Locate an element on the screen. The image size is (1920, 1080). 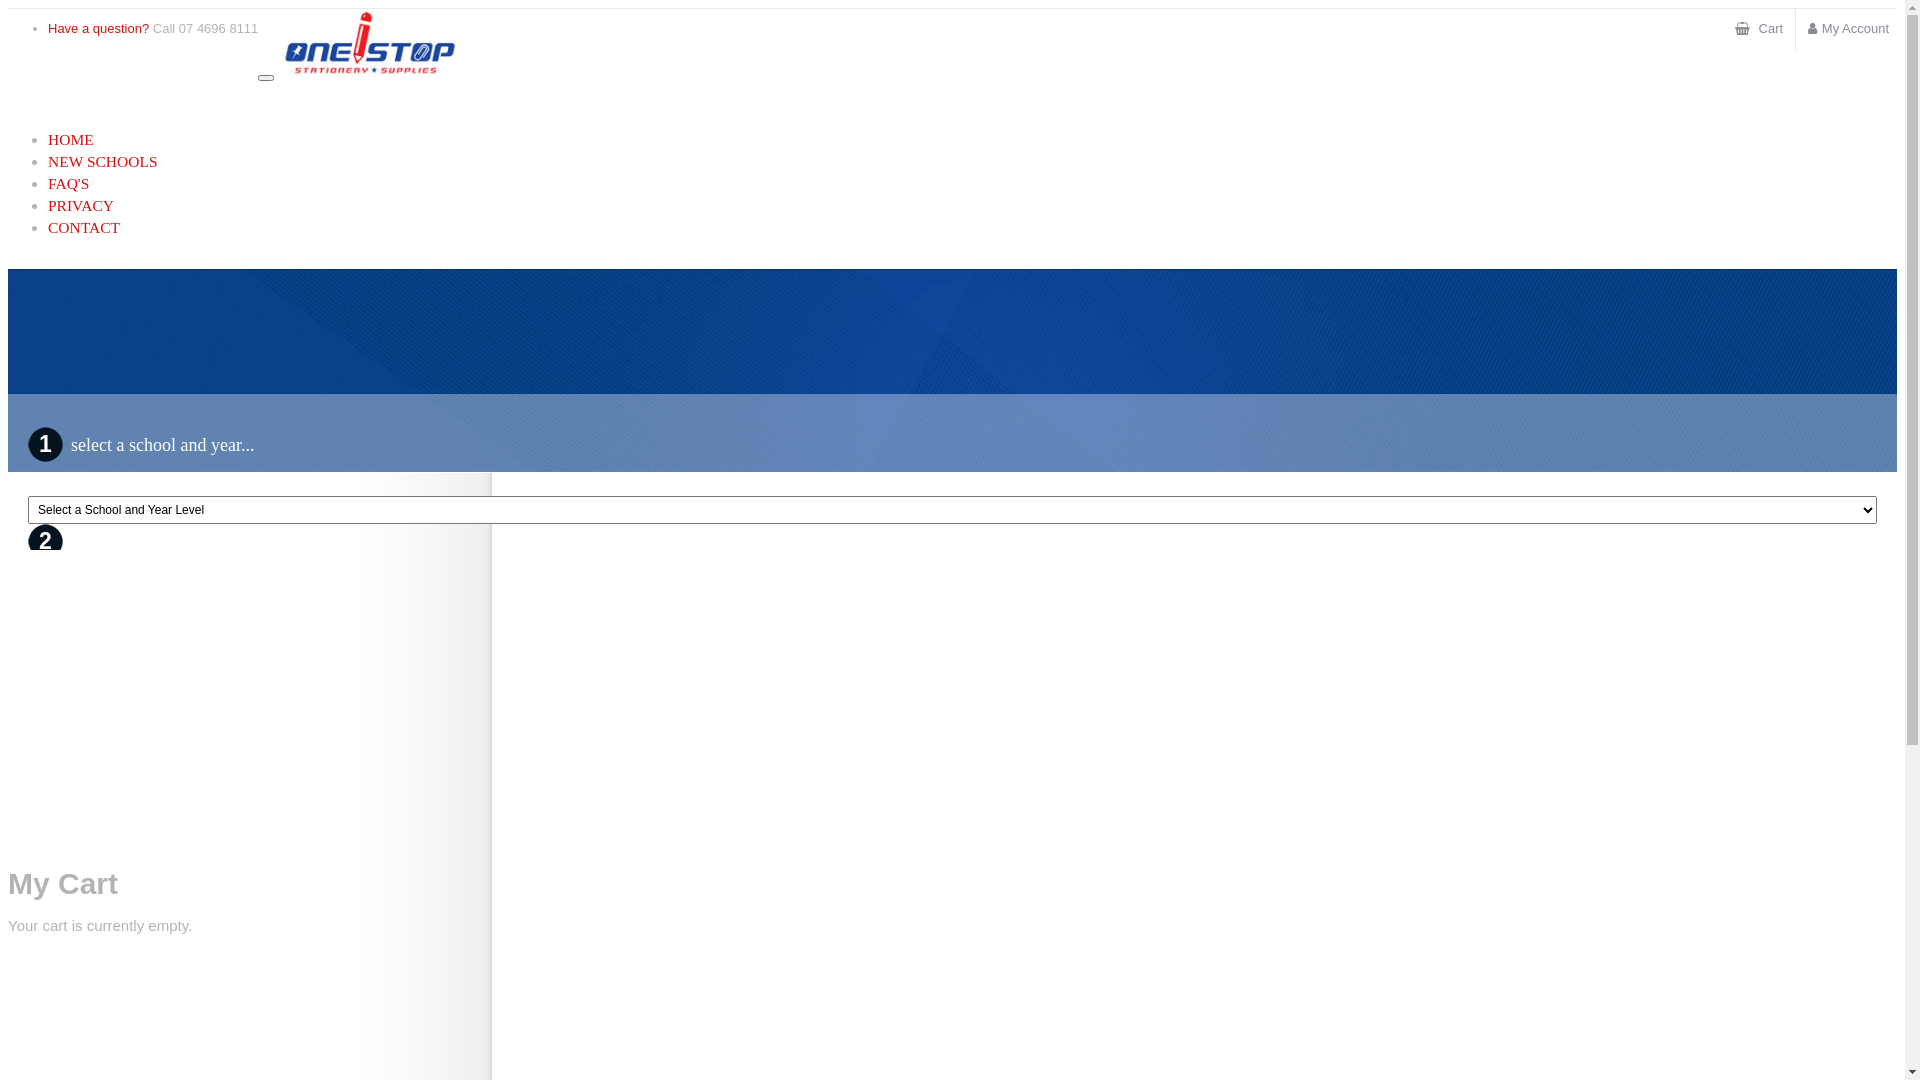
'Cart' is located at coordinates (1757, 29).